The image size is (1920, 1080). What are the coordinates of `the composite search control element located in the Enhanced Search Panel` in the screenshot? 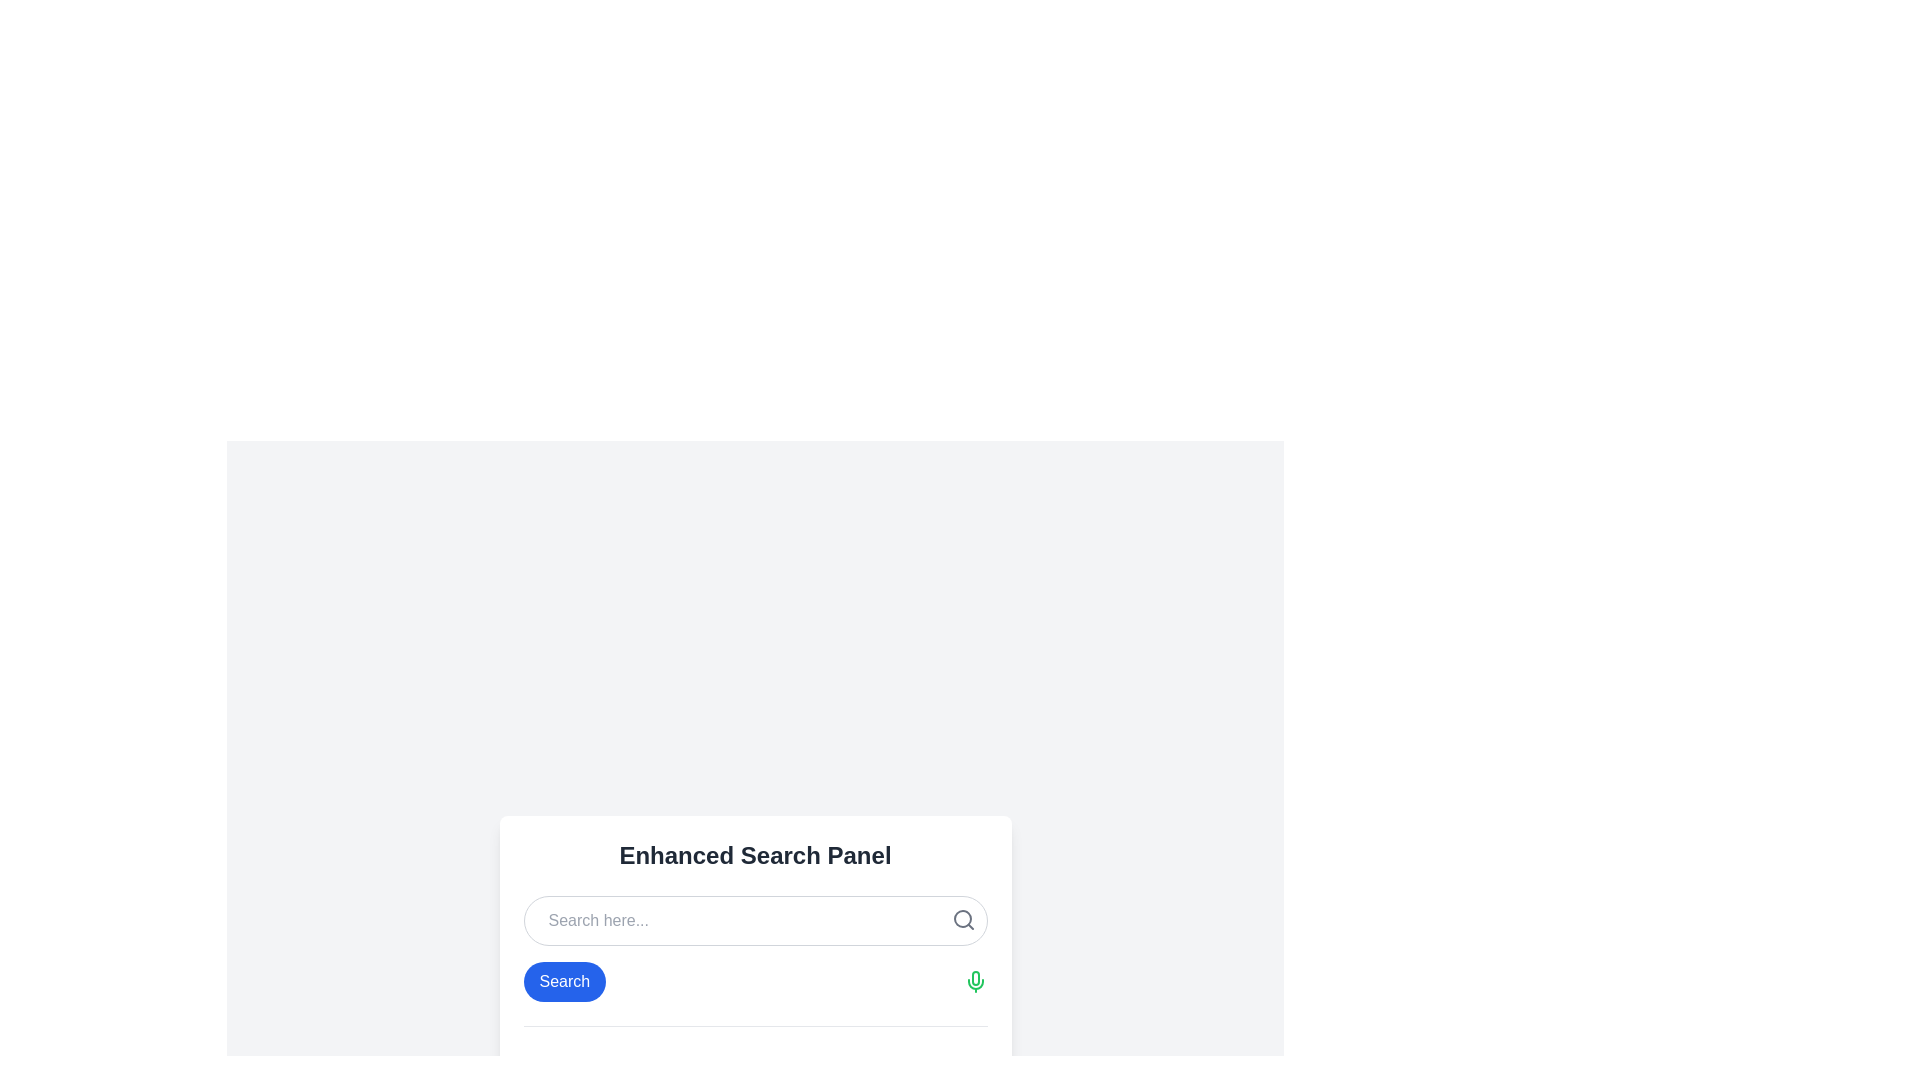 It's located at (754, 980).